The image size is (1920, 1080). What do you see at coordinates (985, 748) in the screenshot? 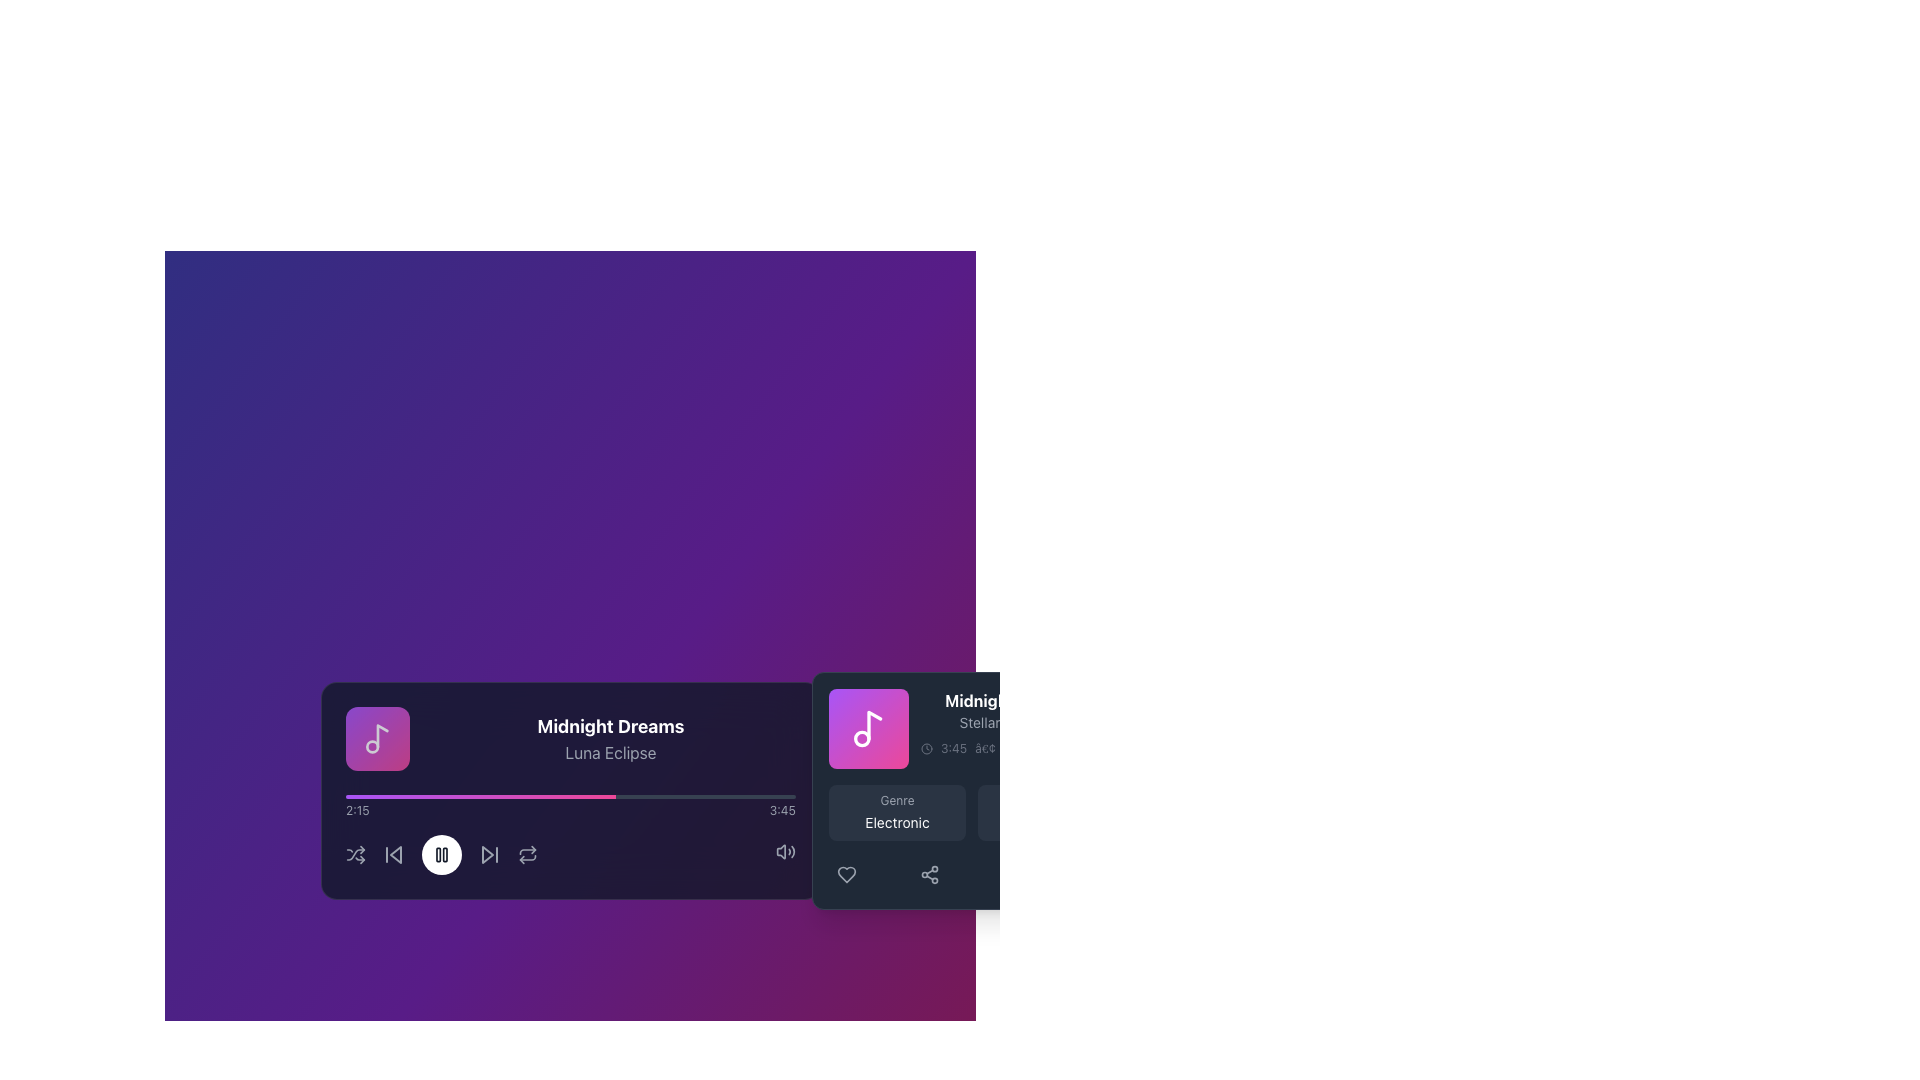
I see `the typographic bullet that follows the duration text '3:45' in the textual row` at bounding box center [985, 748].